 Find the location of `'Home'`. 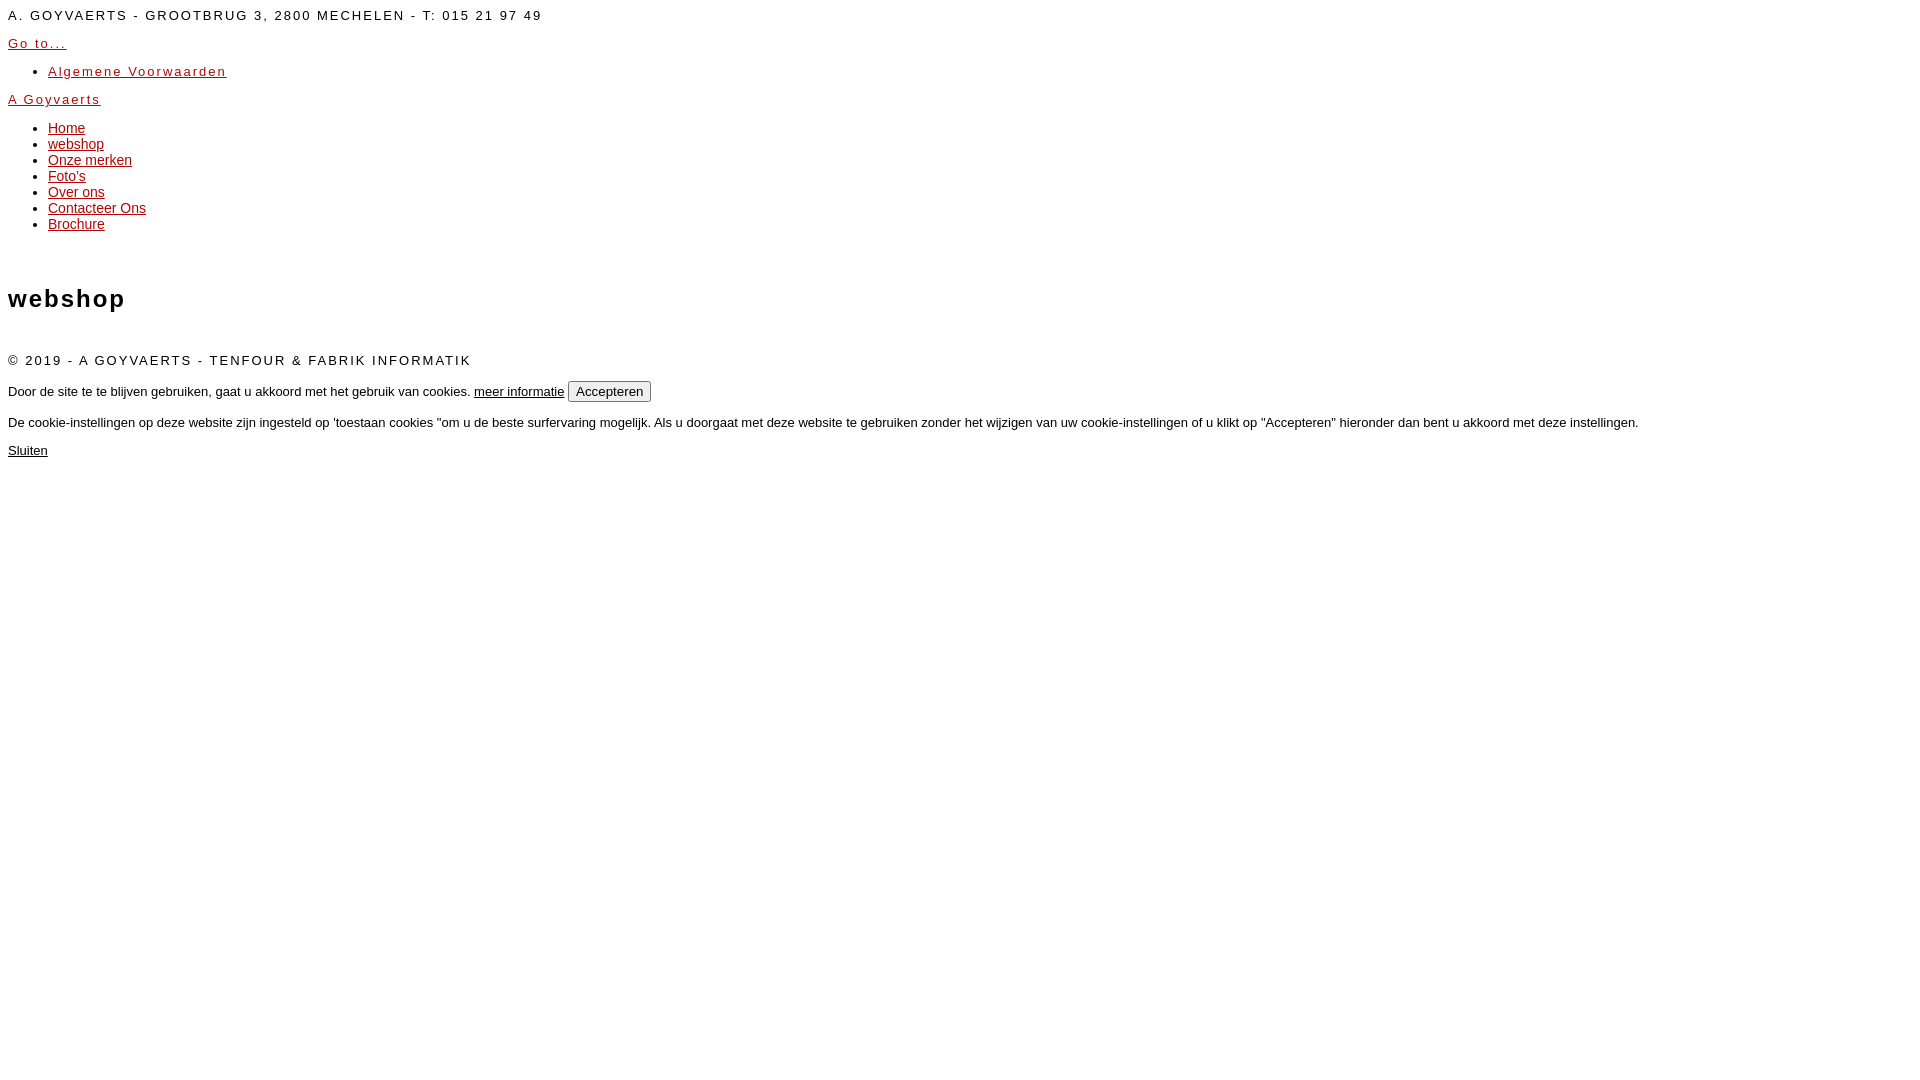

'Home' is located at coordinates (66, 127).